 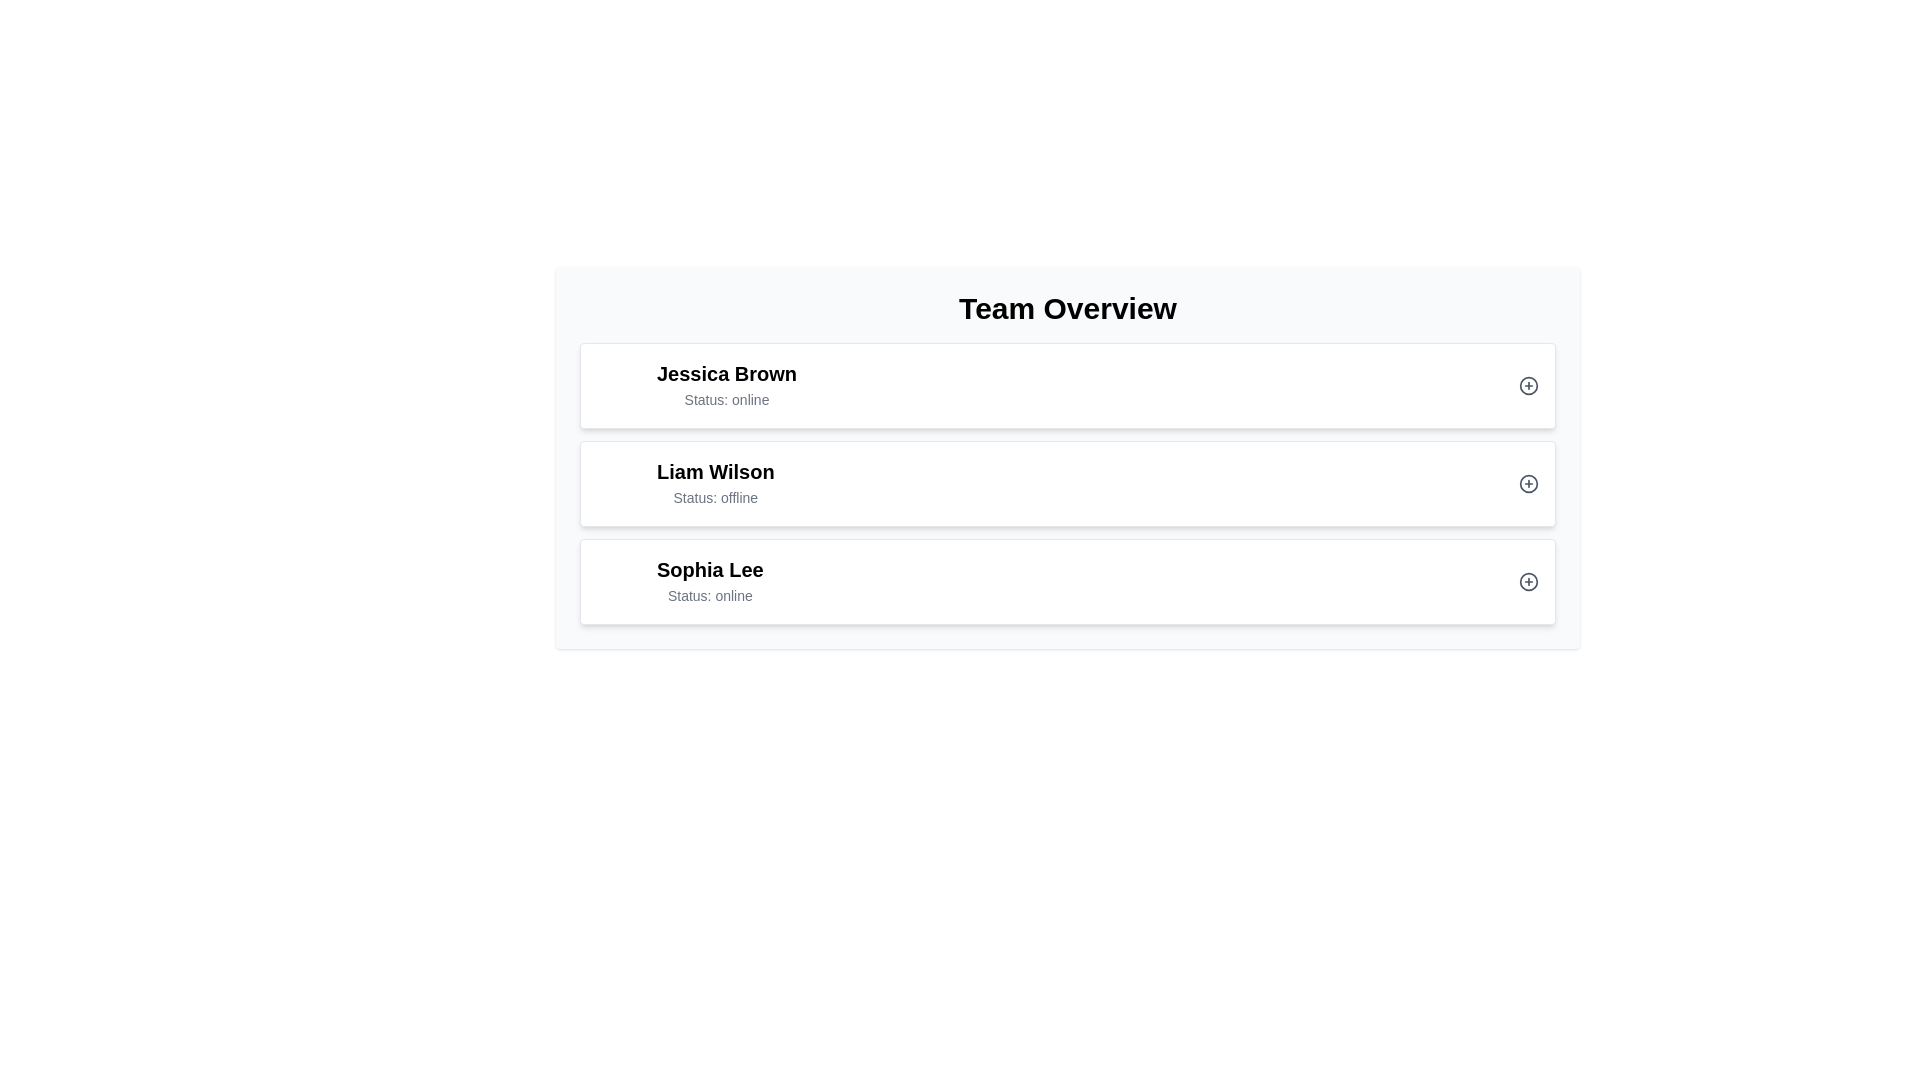 What do you see at coordinates (619, 582) in the screenshot?
I see `the Circular Badge representing 'Sophia Lee' in the 'Team Overview' list, positioned to the left of her name` at bounding box center [619, 582].